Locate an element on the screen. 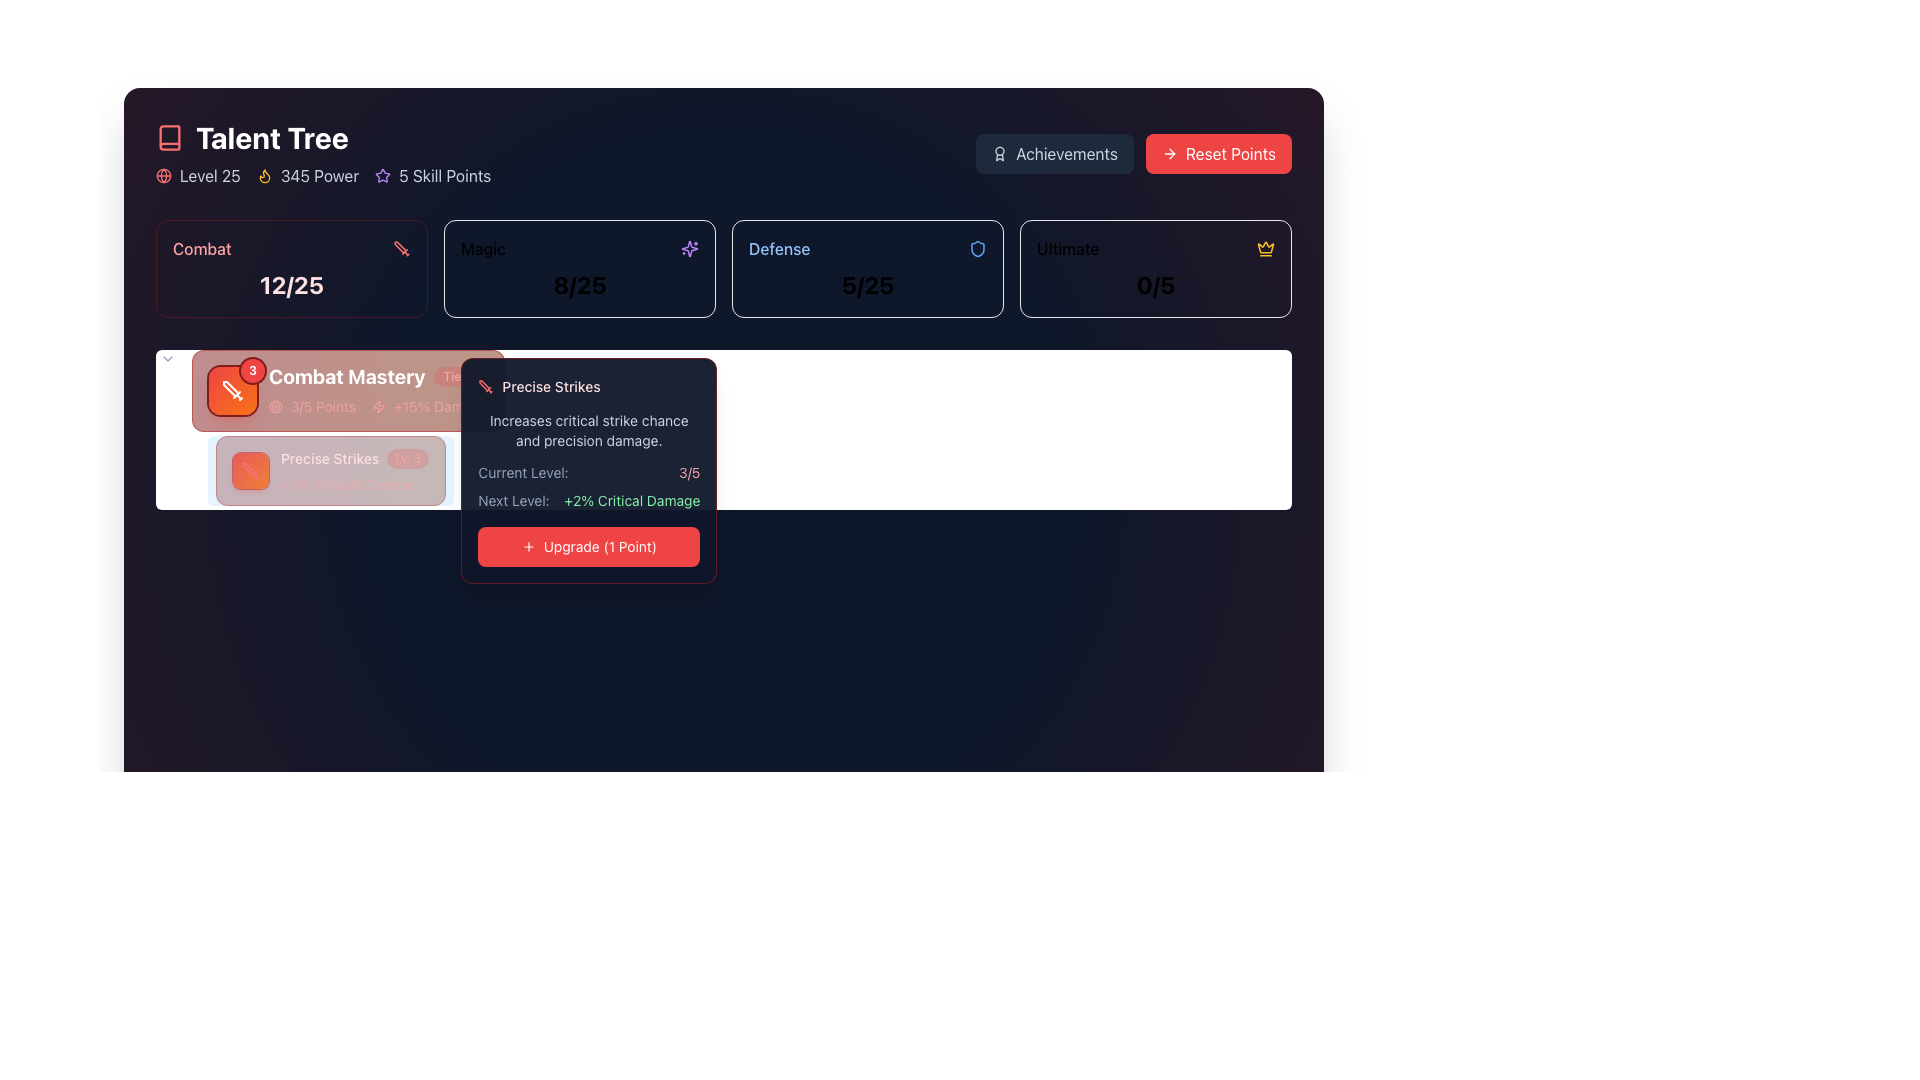  the small clock icon with a circular outline, positioned to the left of the text '3h 20m', which serves as a visual indication related to the time information is located at coordinates (765, 319).